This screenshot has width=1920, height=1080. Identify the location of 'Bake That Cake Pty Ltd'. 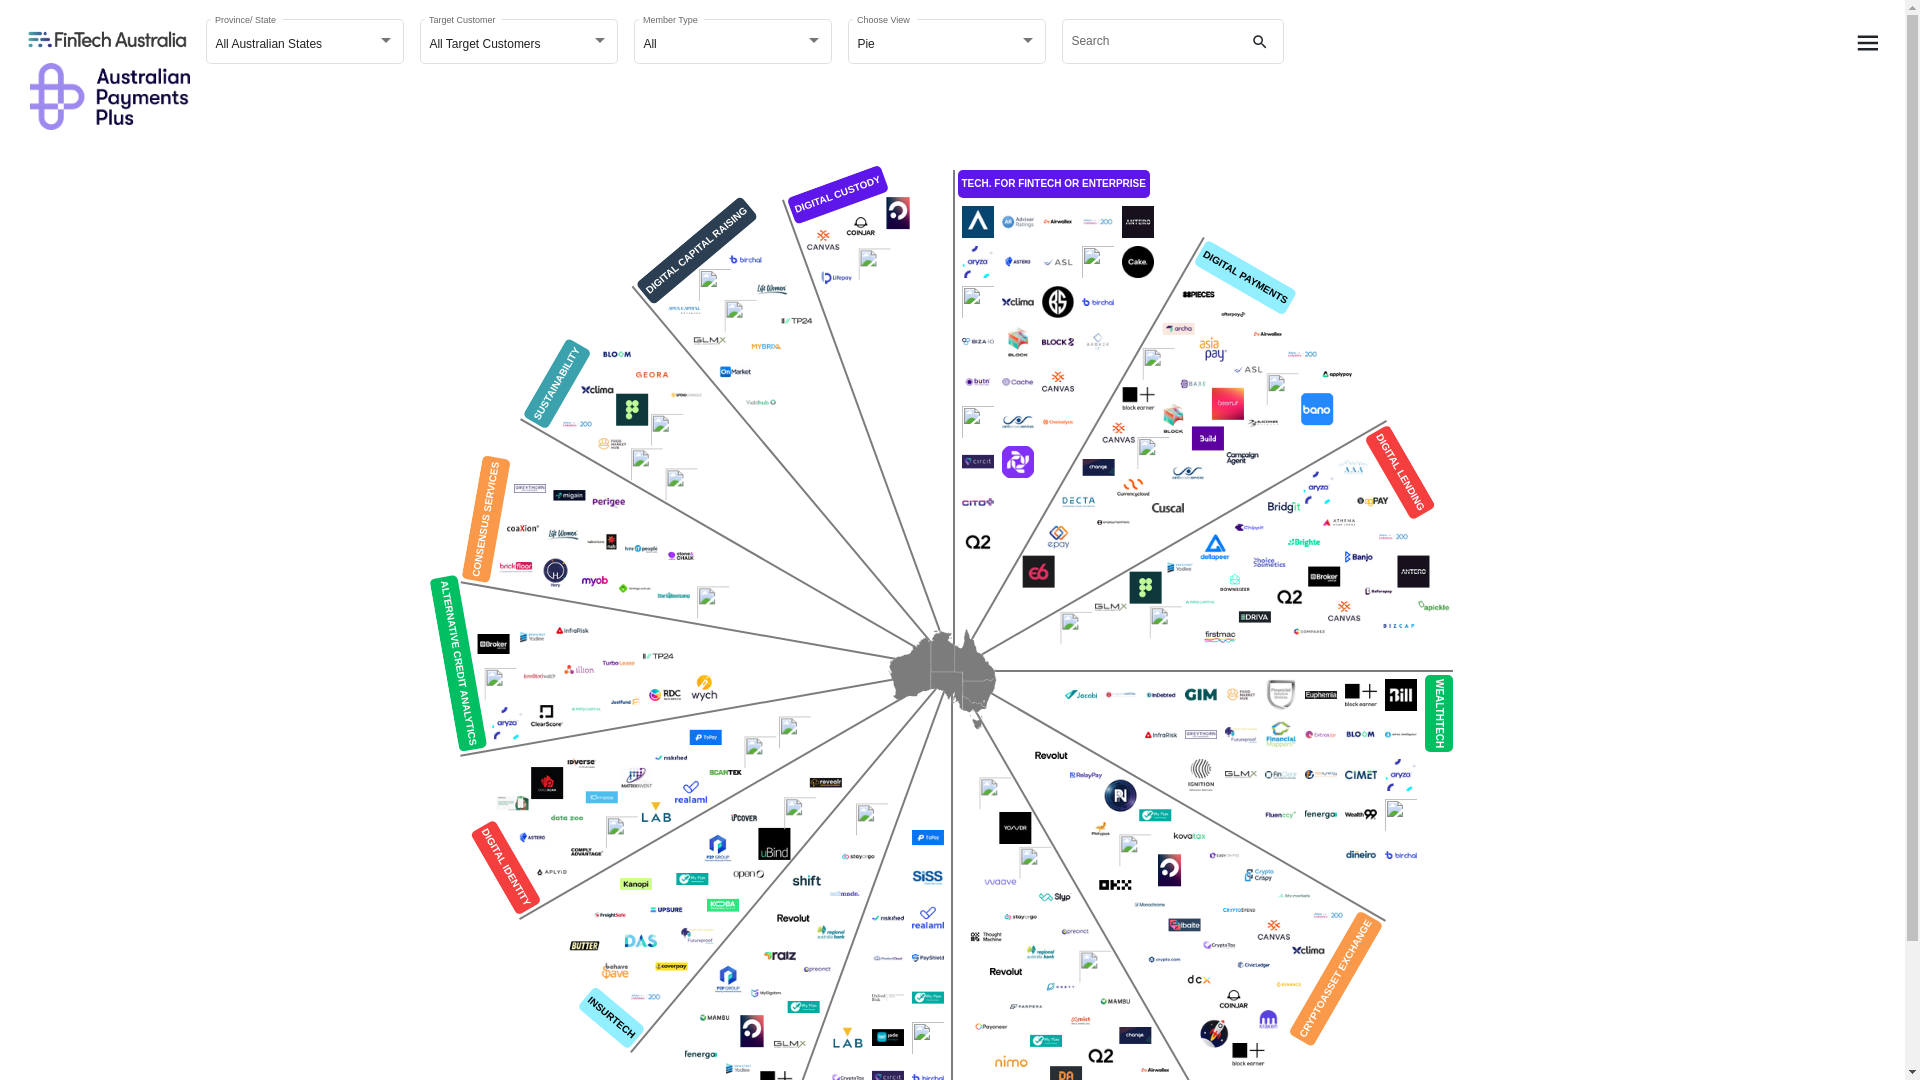
(1117, 261).